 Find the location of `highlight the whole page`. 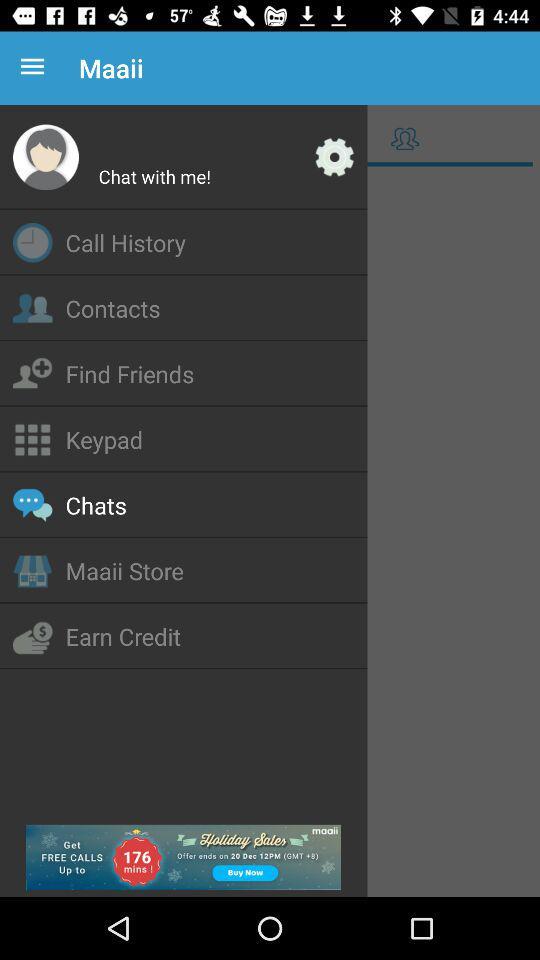

highlight the whole page is located at coordinates (270, 532).